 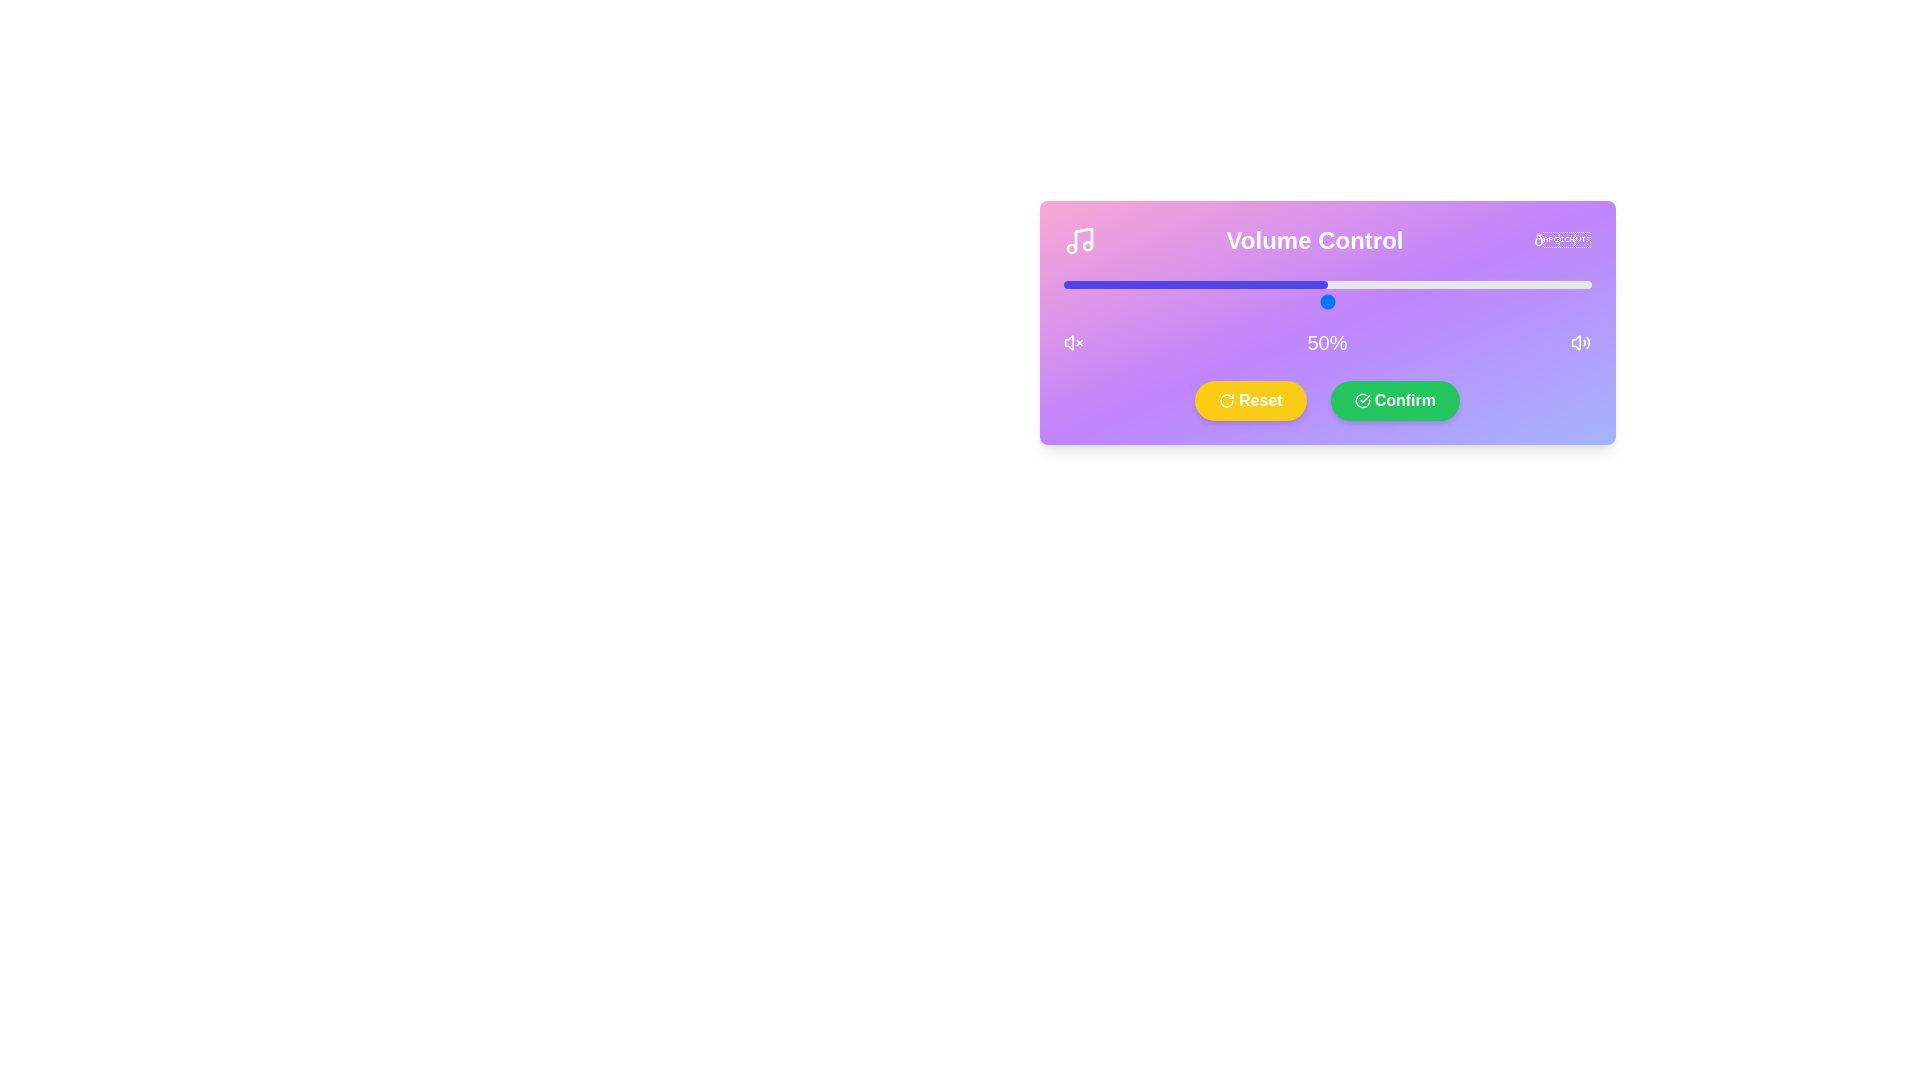 What do you see at coordinates (1507, 301) in the screenshot?
I see `the slider` at bounding box center [1507, 301].